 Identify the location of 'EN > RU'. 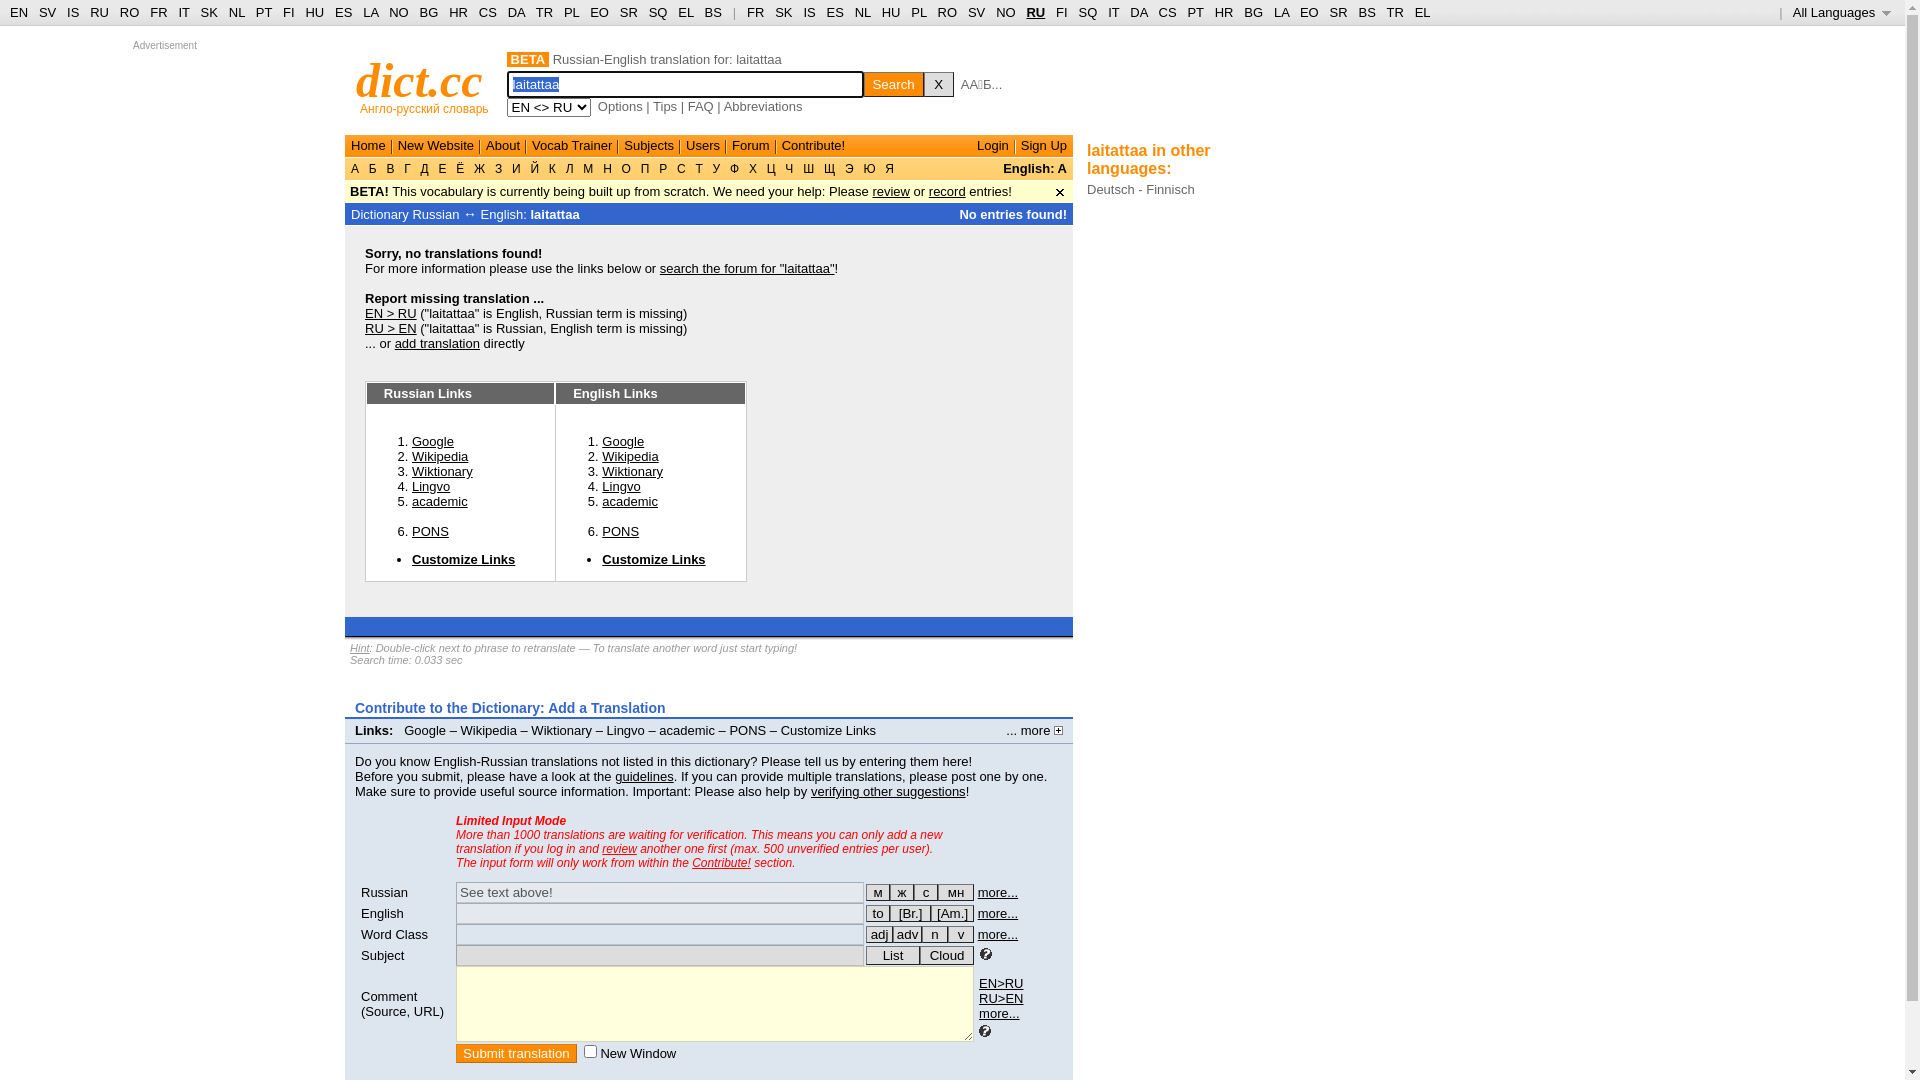
(390, 313).